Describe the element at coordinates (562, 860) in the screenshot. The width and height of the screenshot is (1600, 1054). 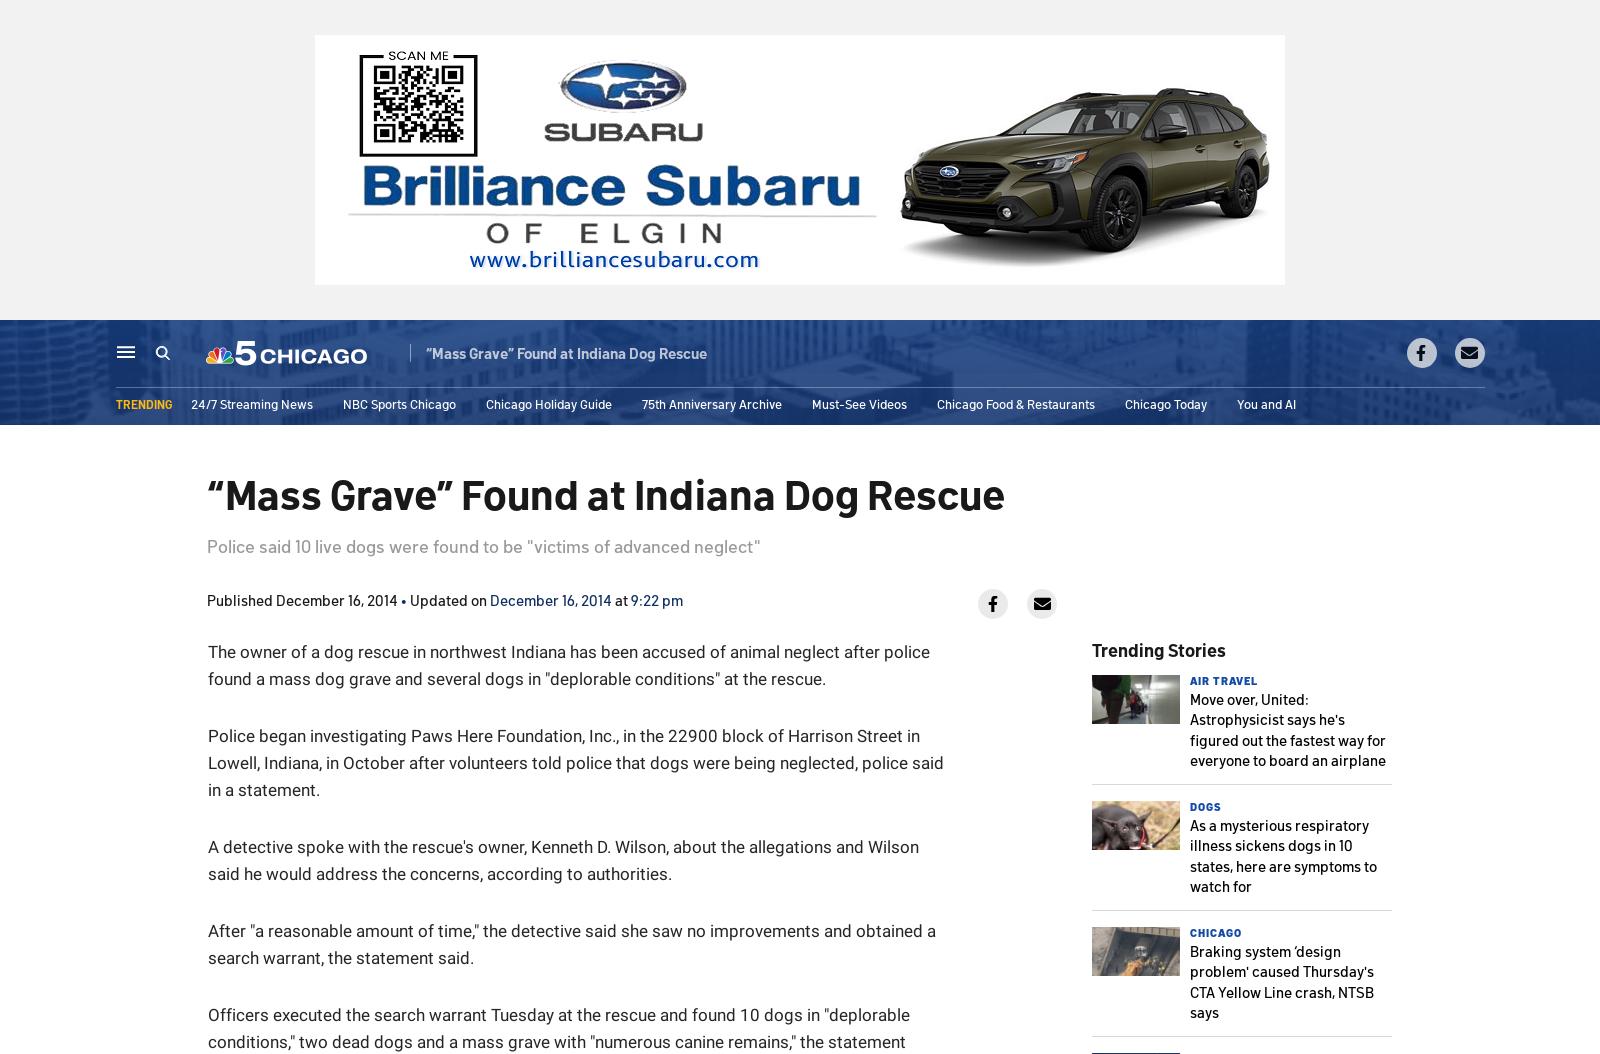
I see `'A detective spoke with the rescue's owner, Kenneth D. Wilson, about the allegations and Wilson said he would address the concerns, according to authorities.'` at that location.